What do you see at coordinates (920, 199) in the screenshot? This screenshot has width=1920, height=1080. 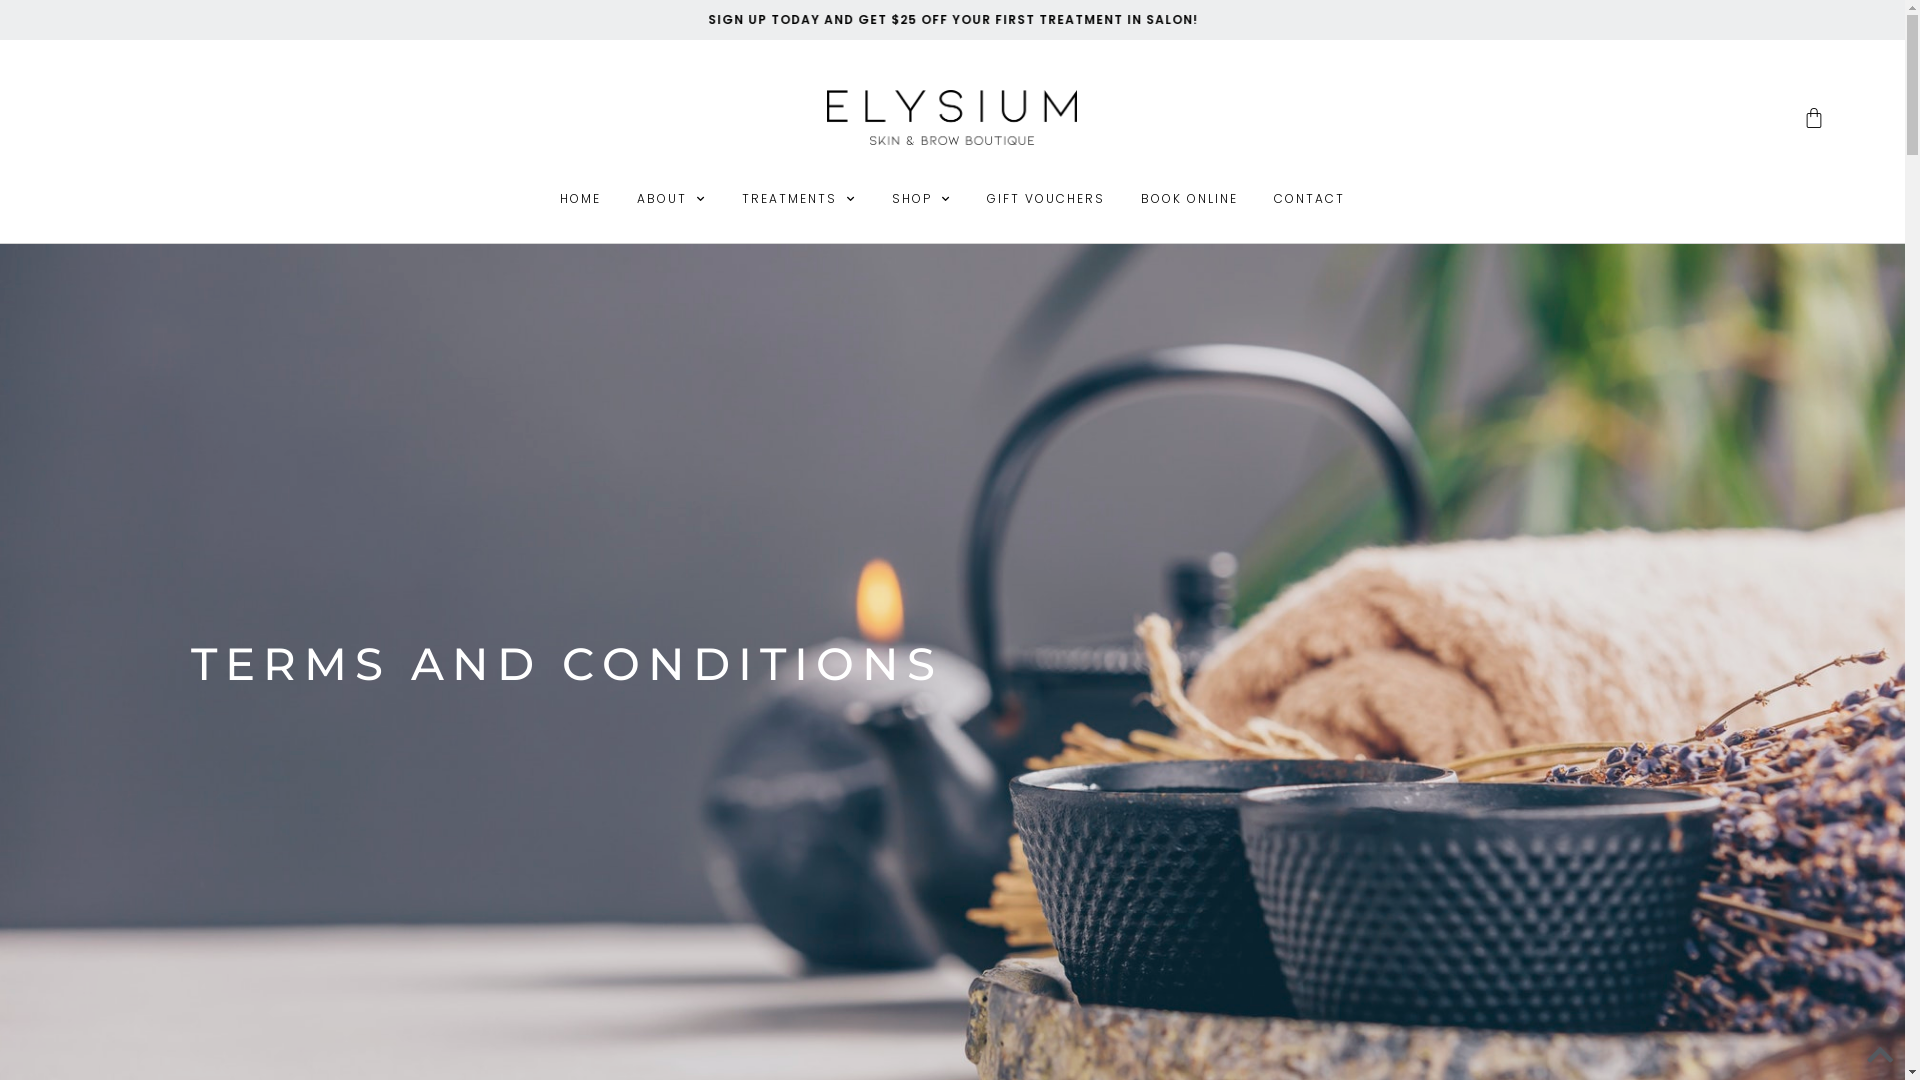 I see `'SHOP'` at bounding box center [920, 199].